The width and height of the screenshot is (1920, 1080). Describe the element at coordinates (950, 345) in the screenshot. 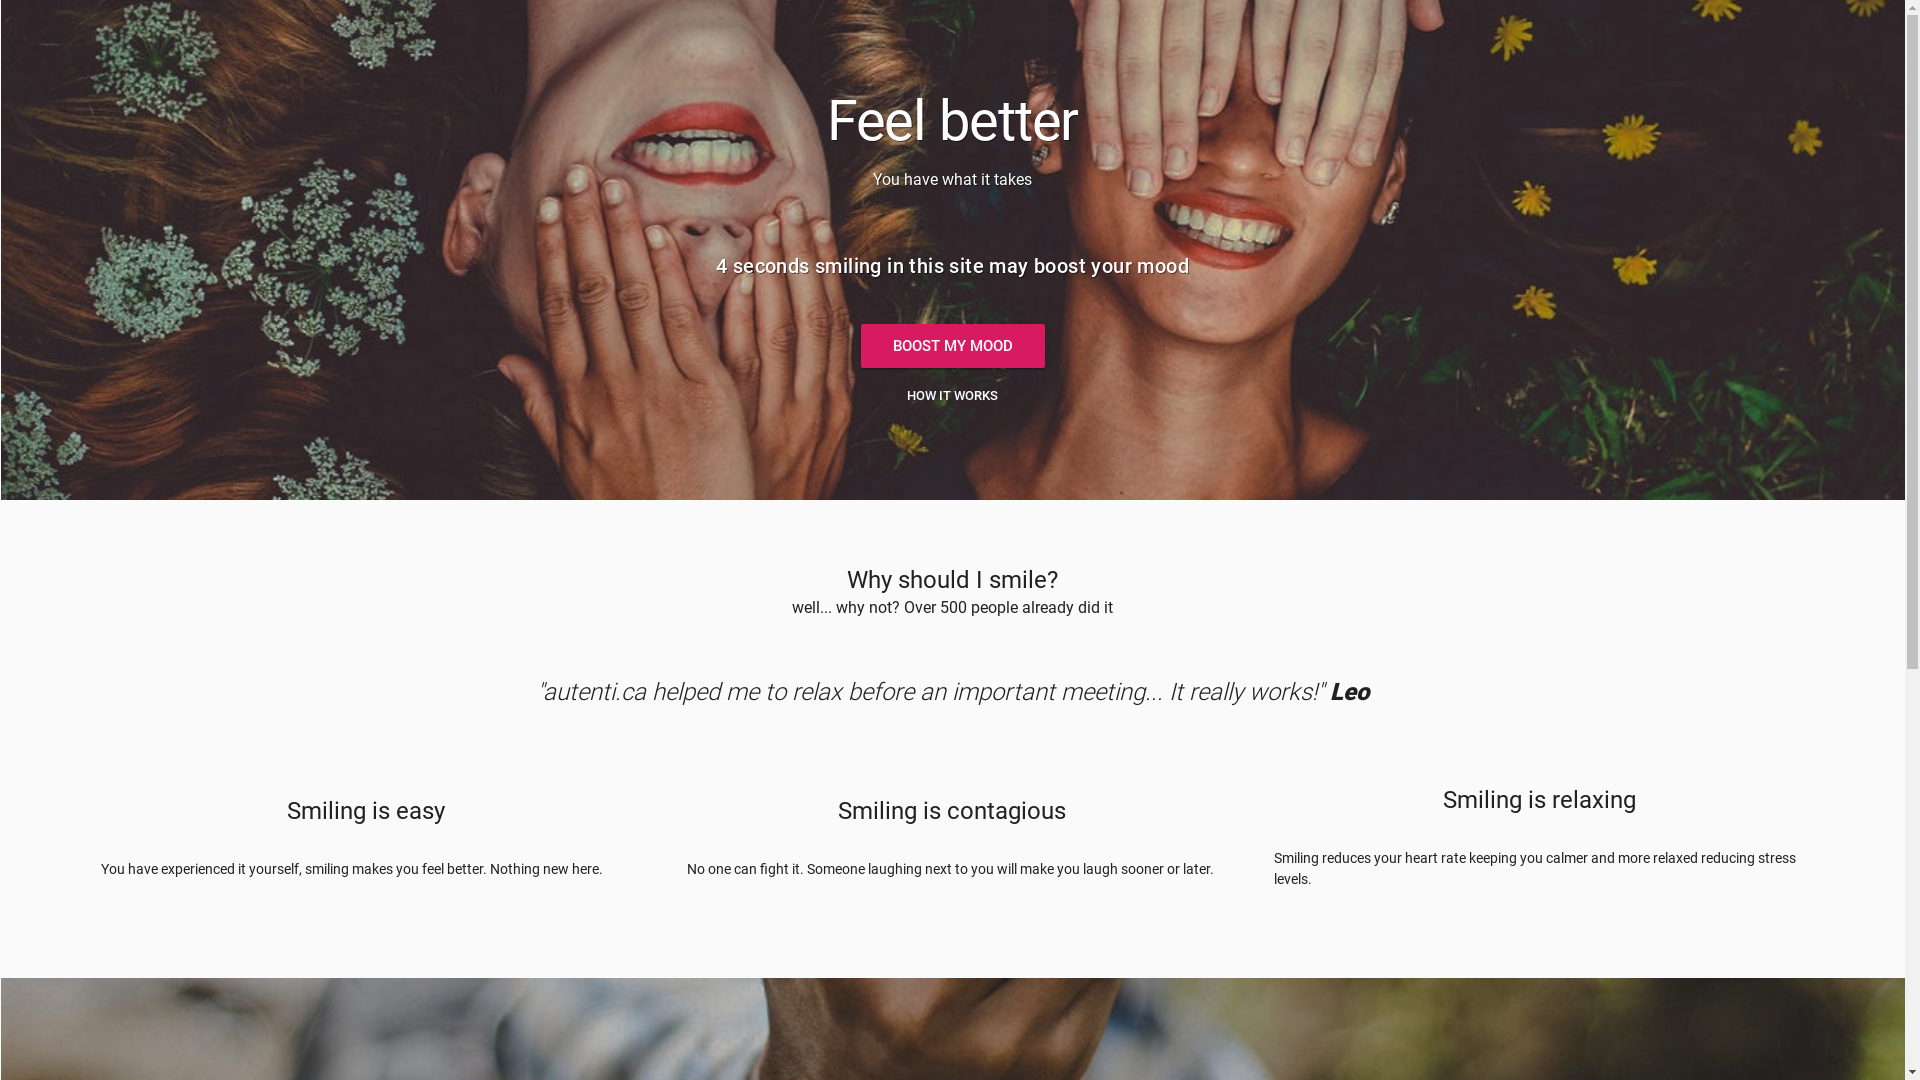

I see `'BOOST MY MOOD'` at that location.